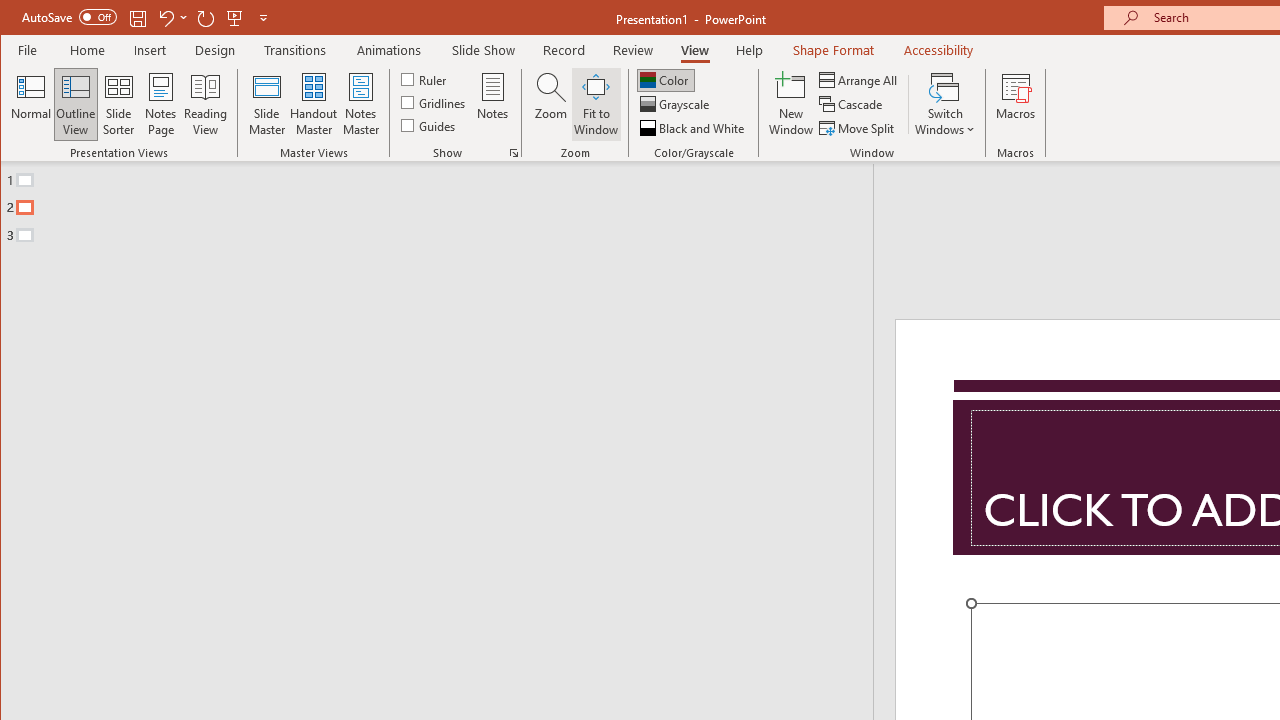  What do you see at coordinates (944, 104) in the screenshot?
I see `'Switch Windows'` at bounding box center [944, 104].